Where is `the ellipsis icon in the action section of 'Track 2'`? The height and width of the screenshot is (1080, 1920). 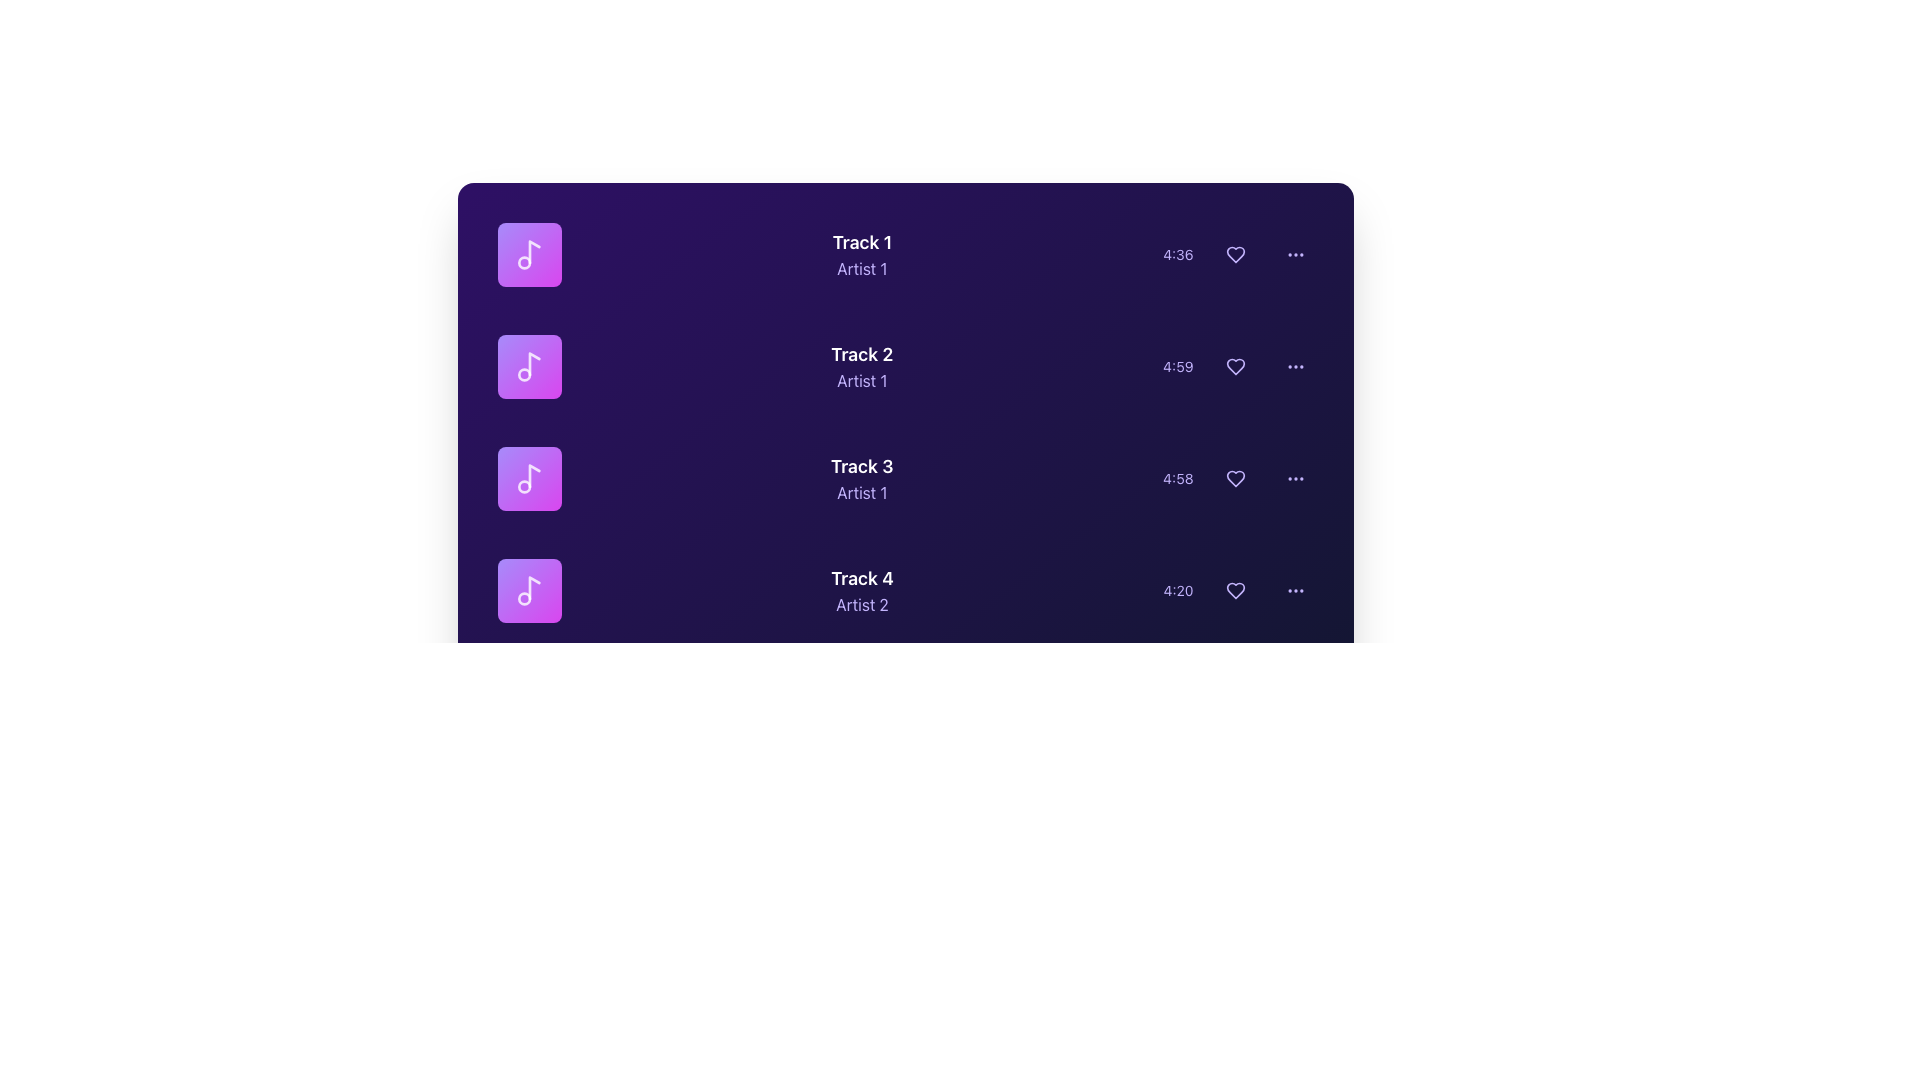
the ellipsis icon in the action section of 'Track 2' is located at coordinates (1295, 366).